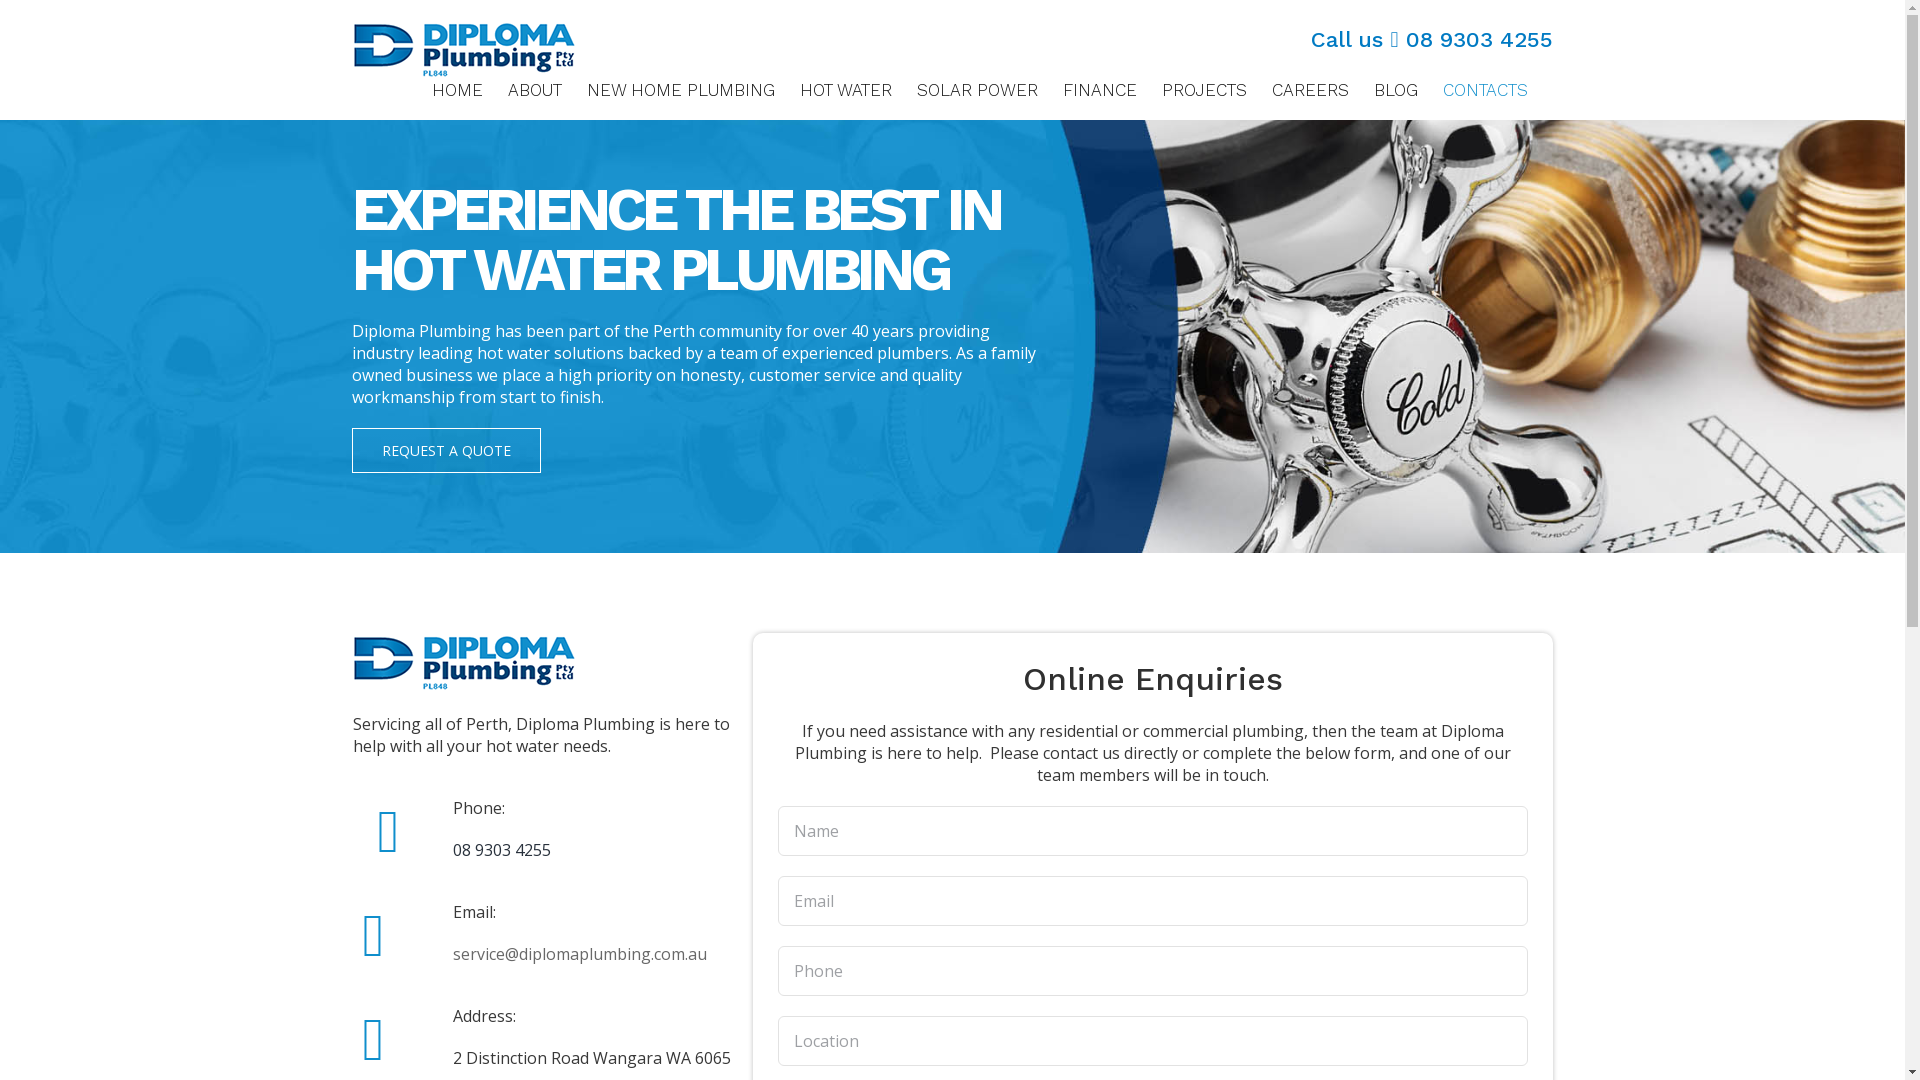 The image size is (1920, 1080). Describe the element at coordinates (1310, 88) in the screenshot. I see `'CAREERS'` at that location.